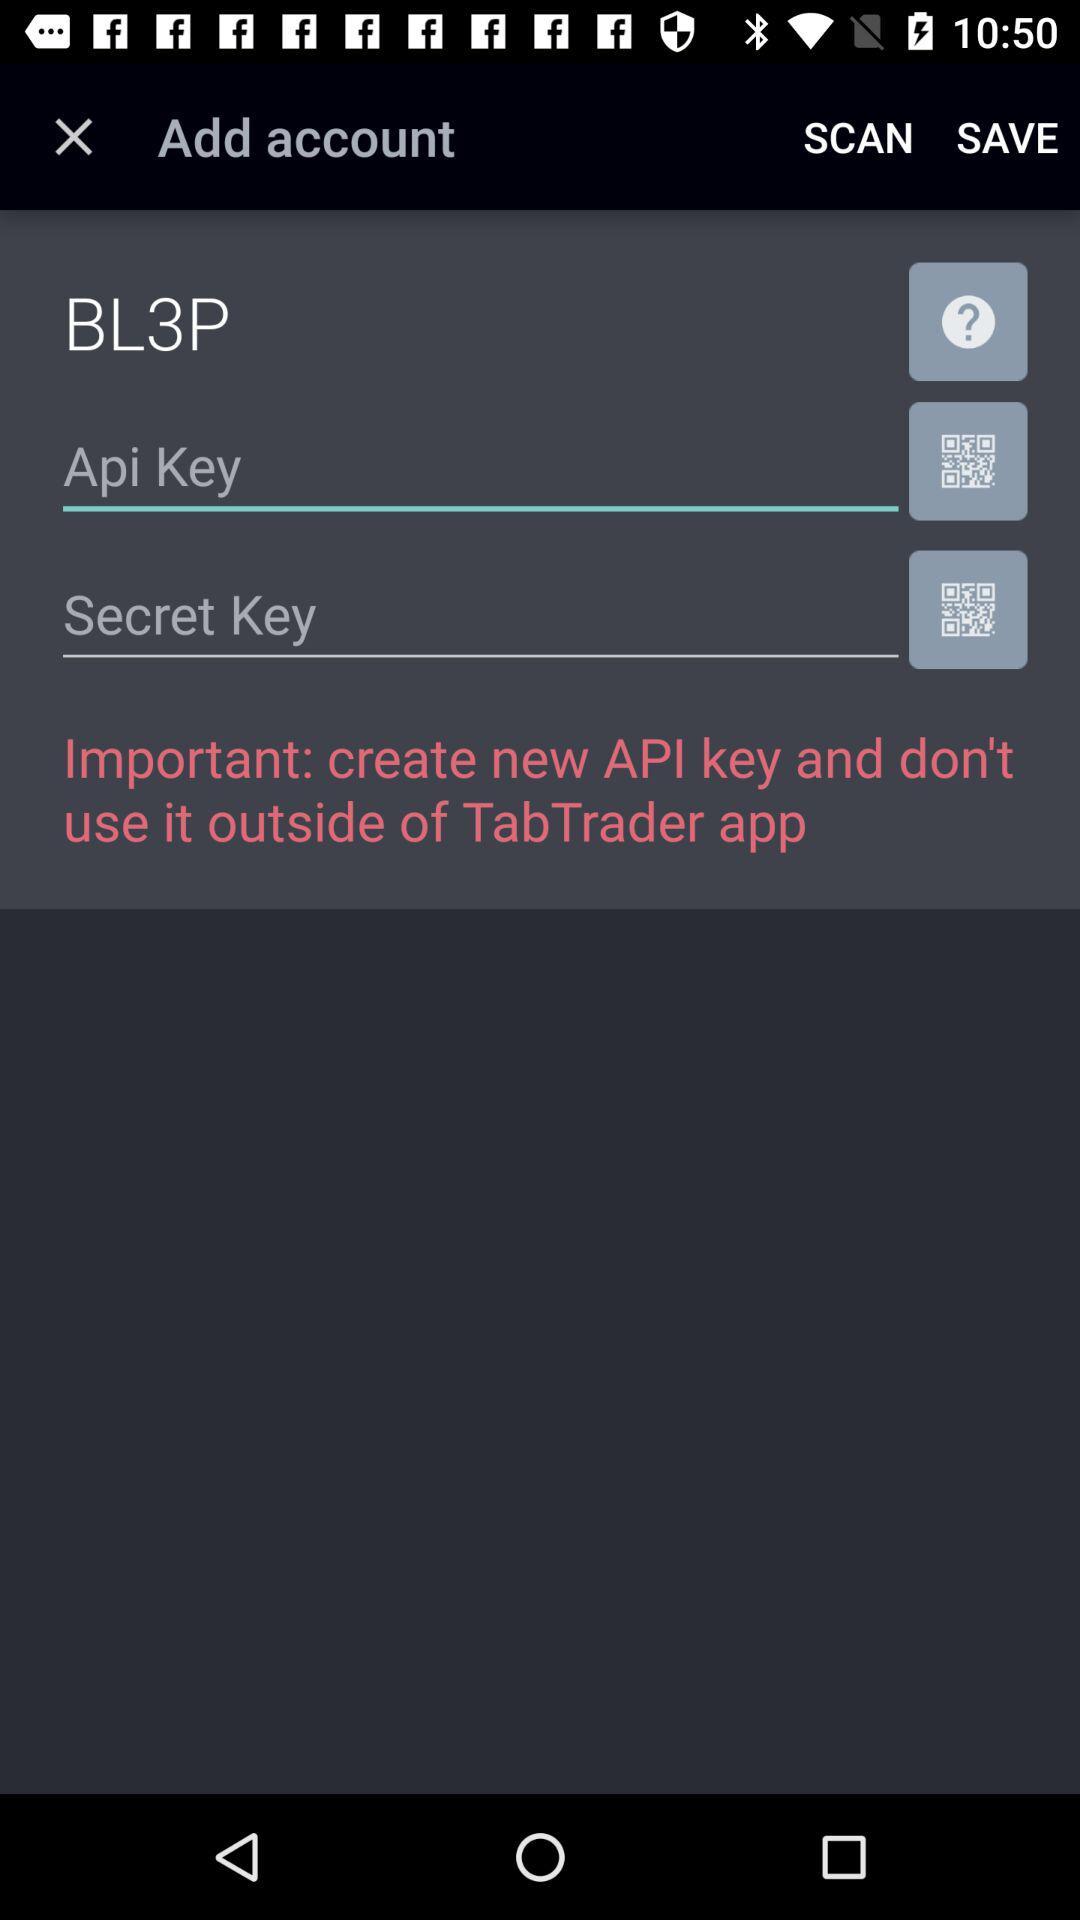 This screenshot has width=1080, height=1920. Describe the element at coordinates (1007, 135) in the screenshot. I see `the save` at that location.